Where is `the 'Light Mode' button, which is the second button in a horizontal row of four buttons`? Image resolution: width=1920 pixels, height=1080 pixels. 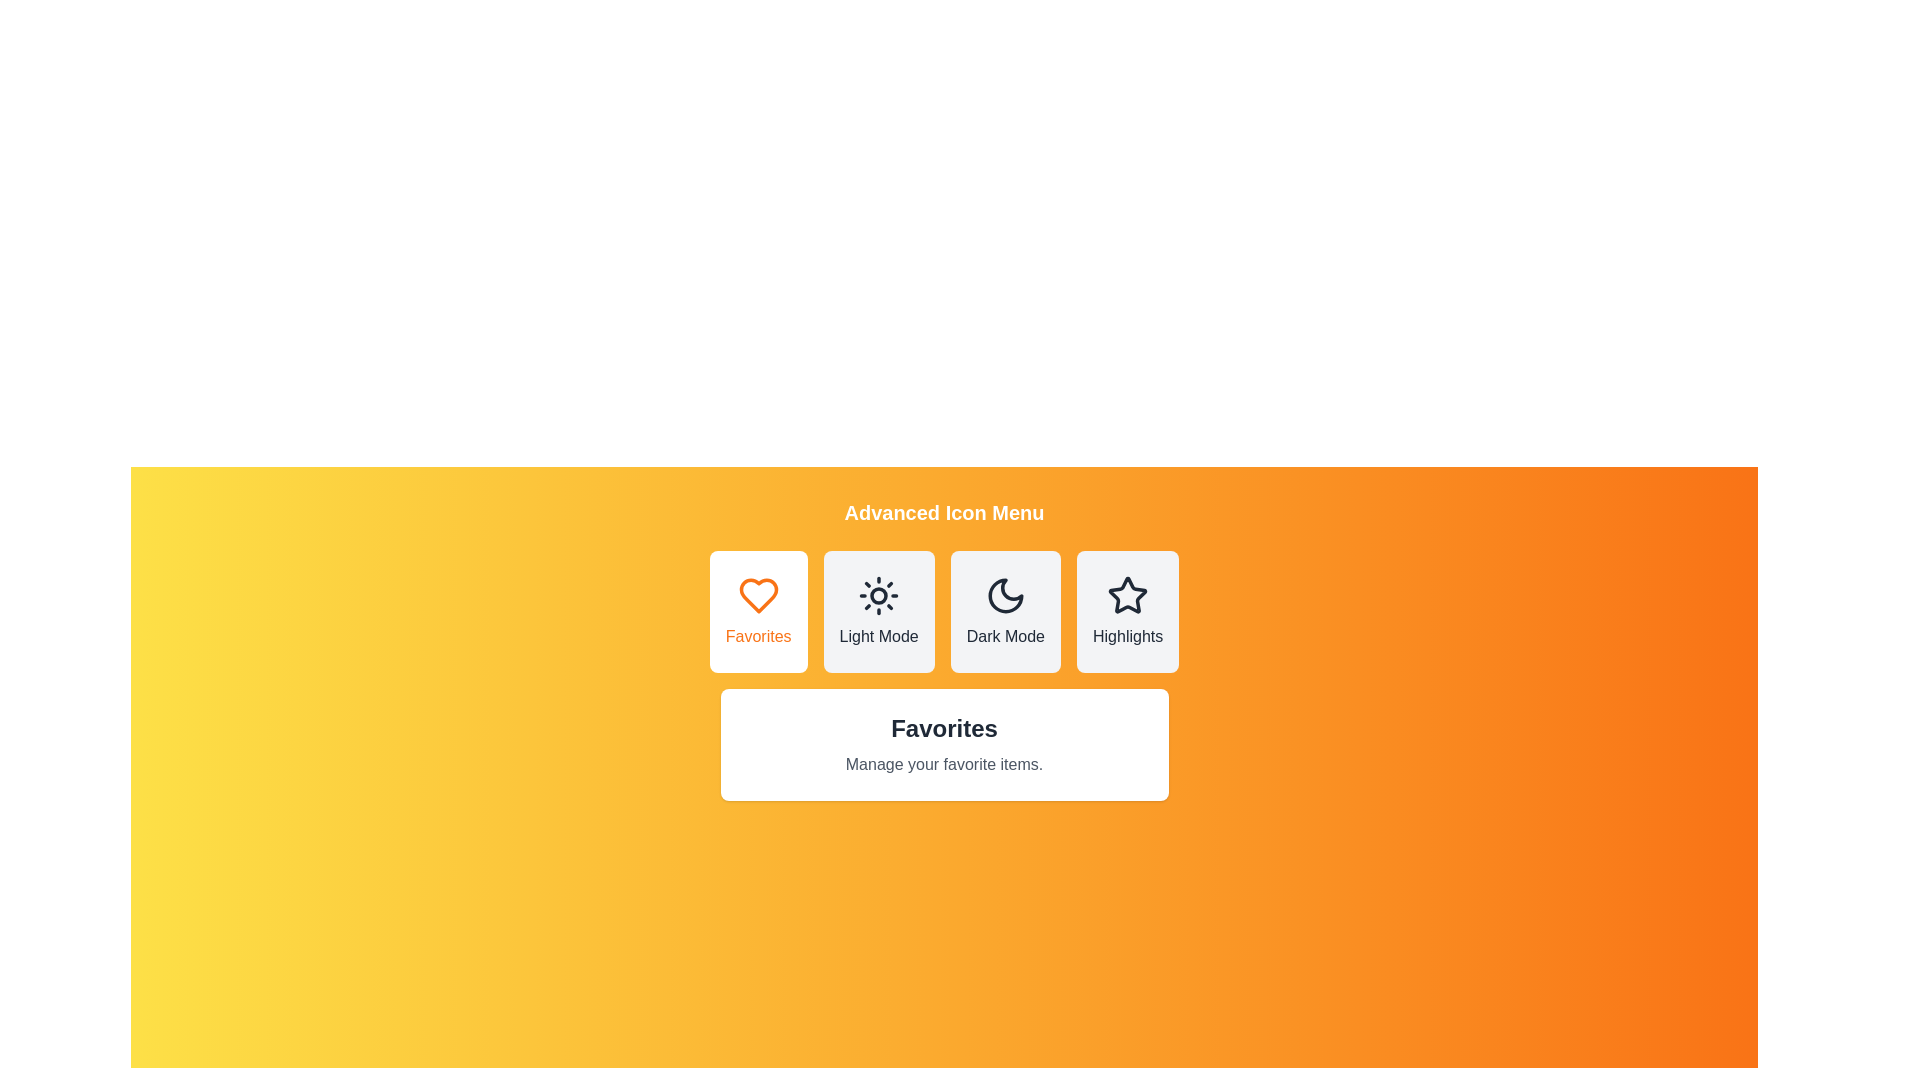
the 'Light Mode' button, which is the second button in a horizontal row of four buttons is located at coordinates (879, 611).